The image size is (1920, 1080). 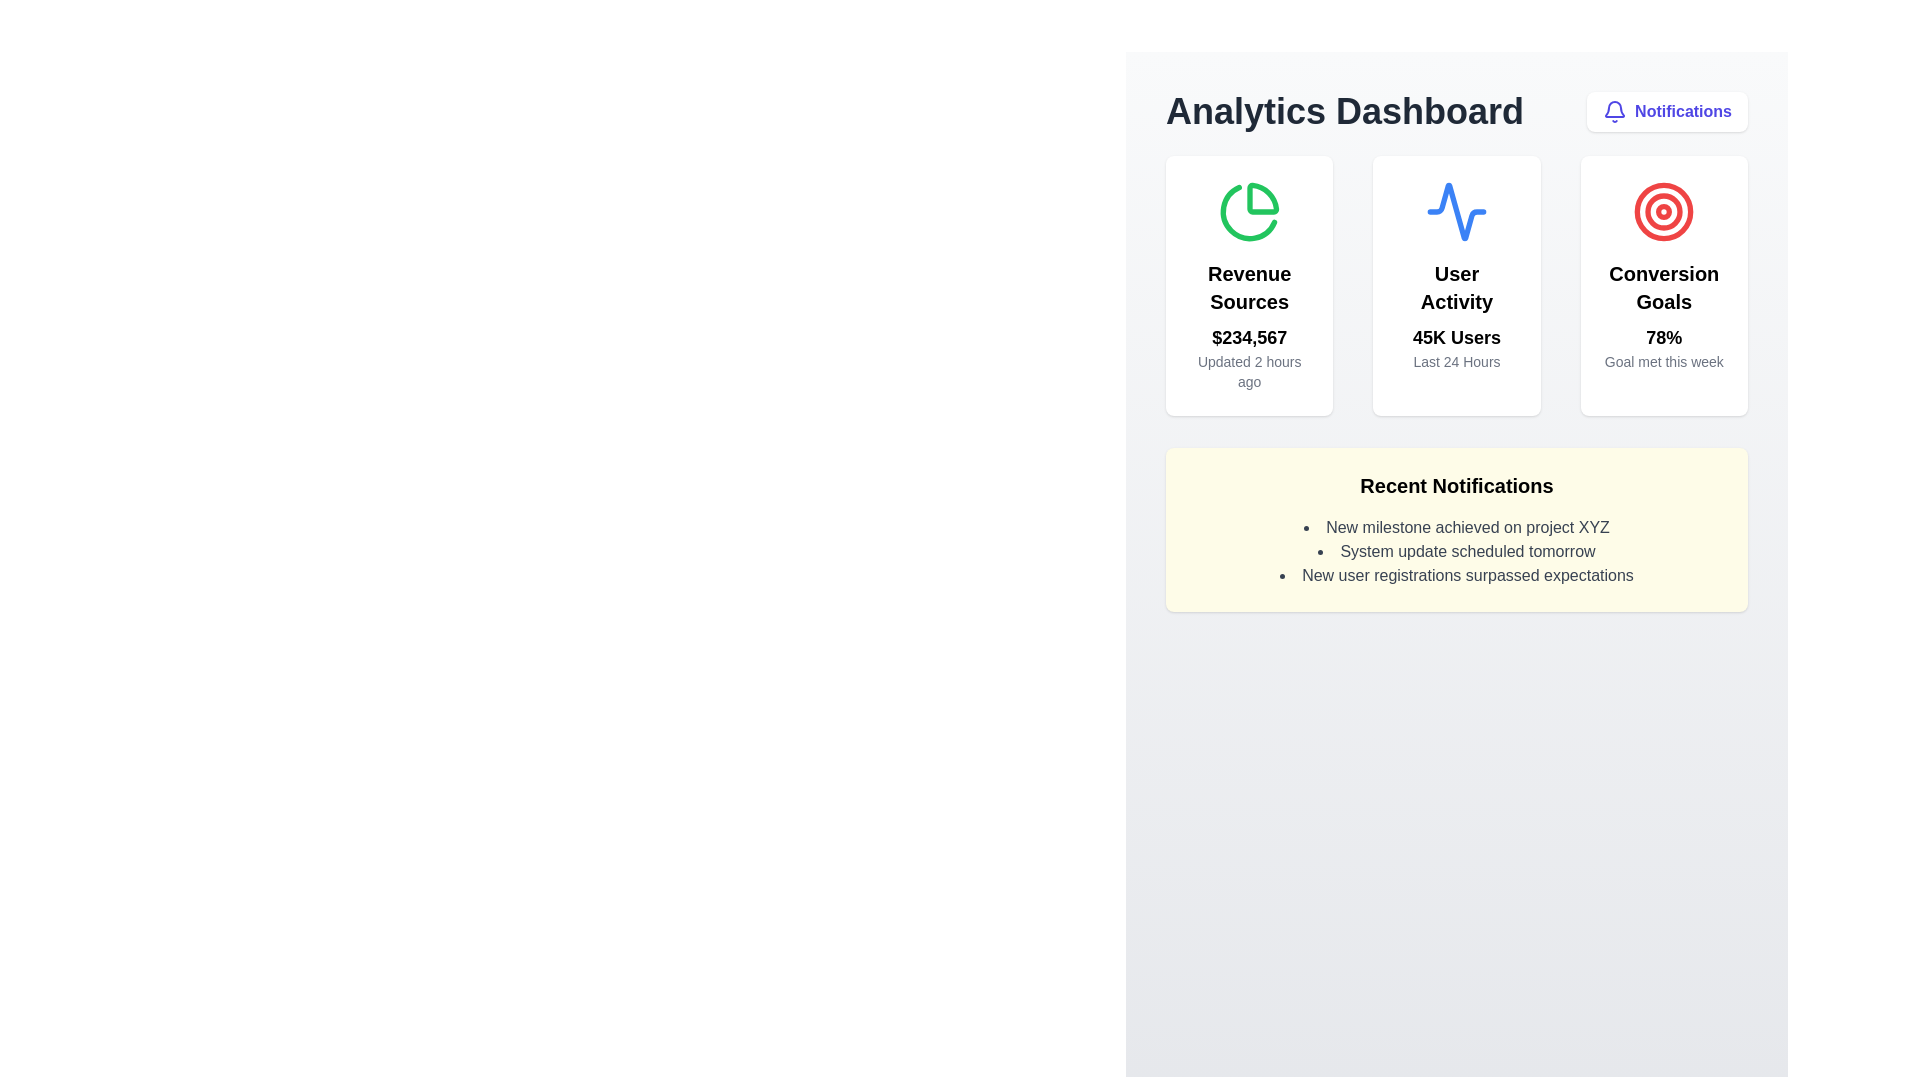 What do you see at coordinates (1248, 337) in the screenshot?
I see `the bold text displaying the amount '$234,567' located in the 'Revenue Sources' section, positioned between 'Revenue Sources' and 'Updated 2 hours ago'` at bounding box center [1248, 337].